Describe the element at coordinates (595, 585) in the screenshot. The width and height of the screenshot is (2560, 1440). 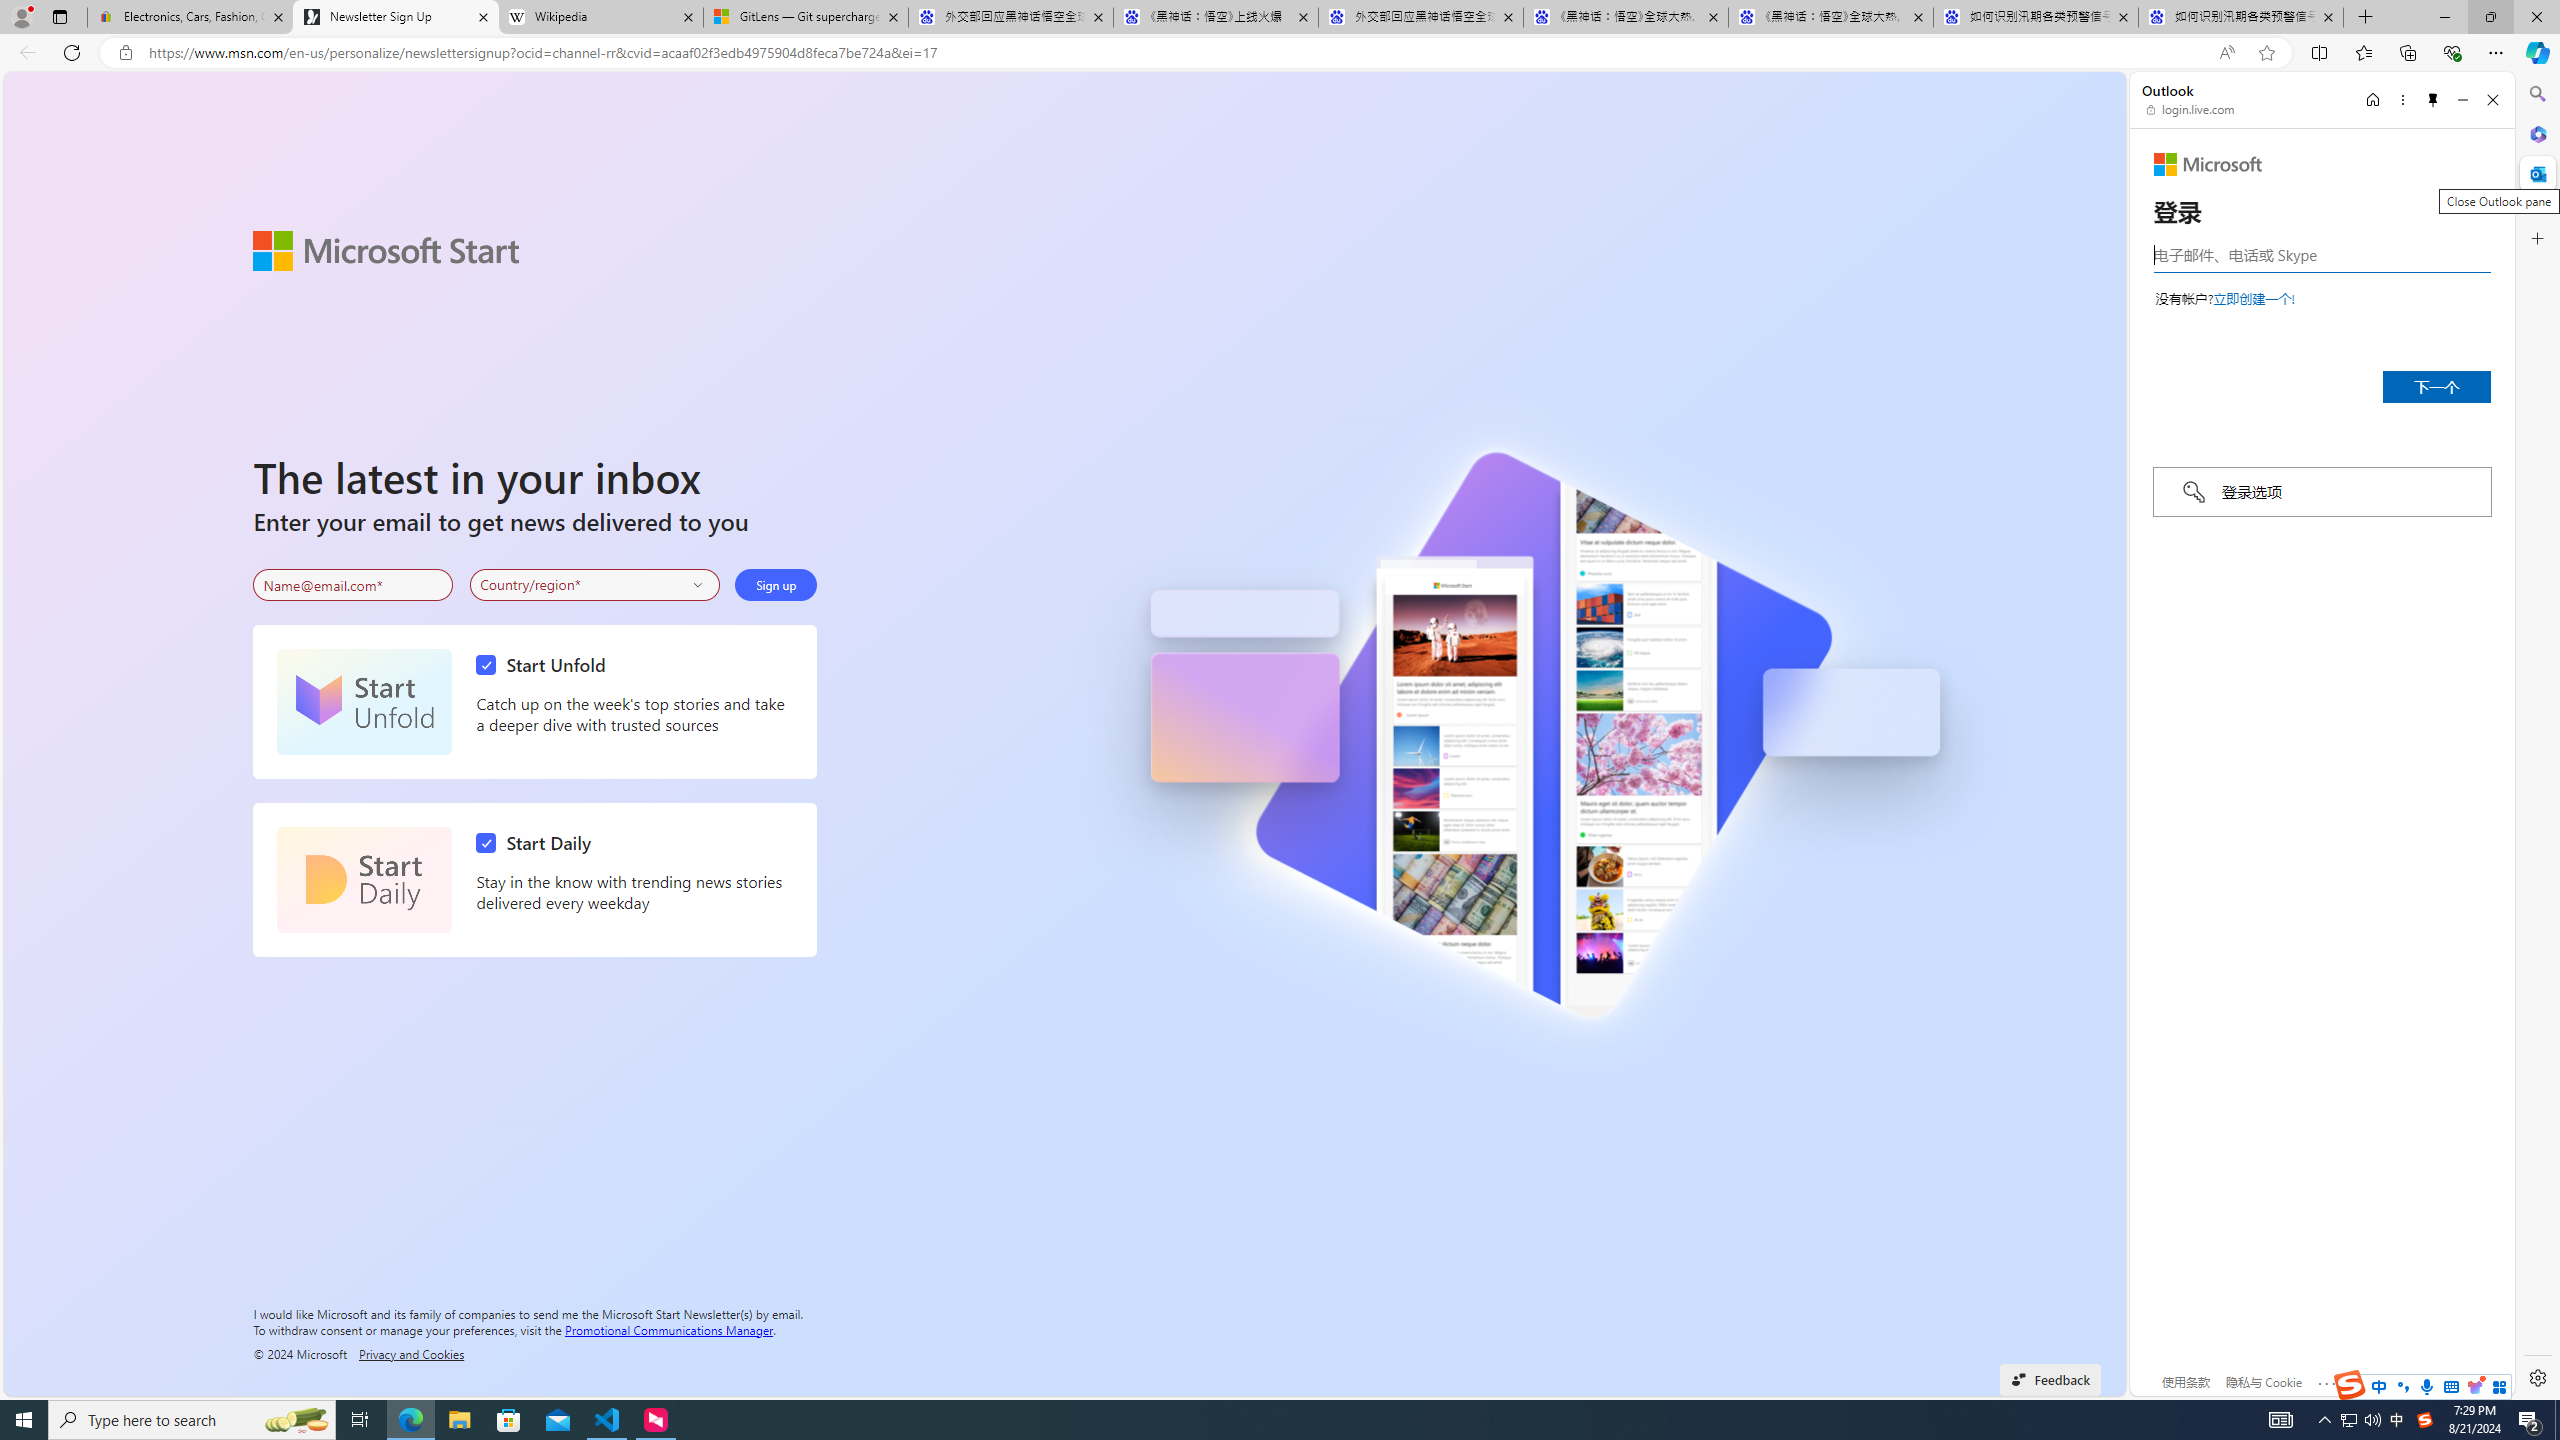
I see `'Select your country'` at that location.